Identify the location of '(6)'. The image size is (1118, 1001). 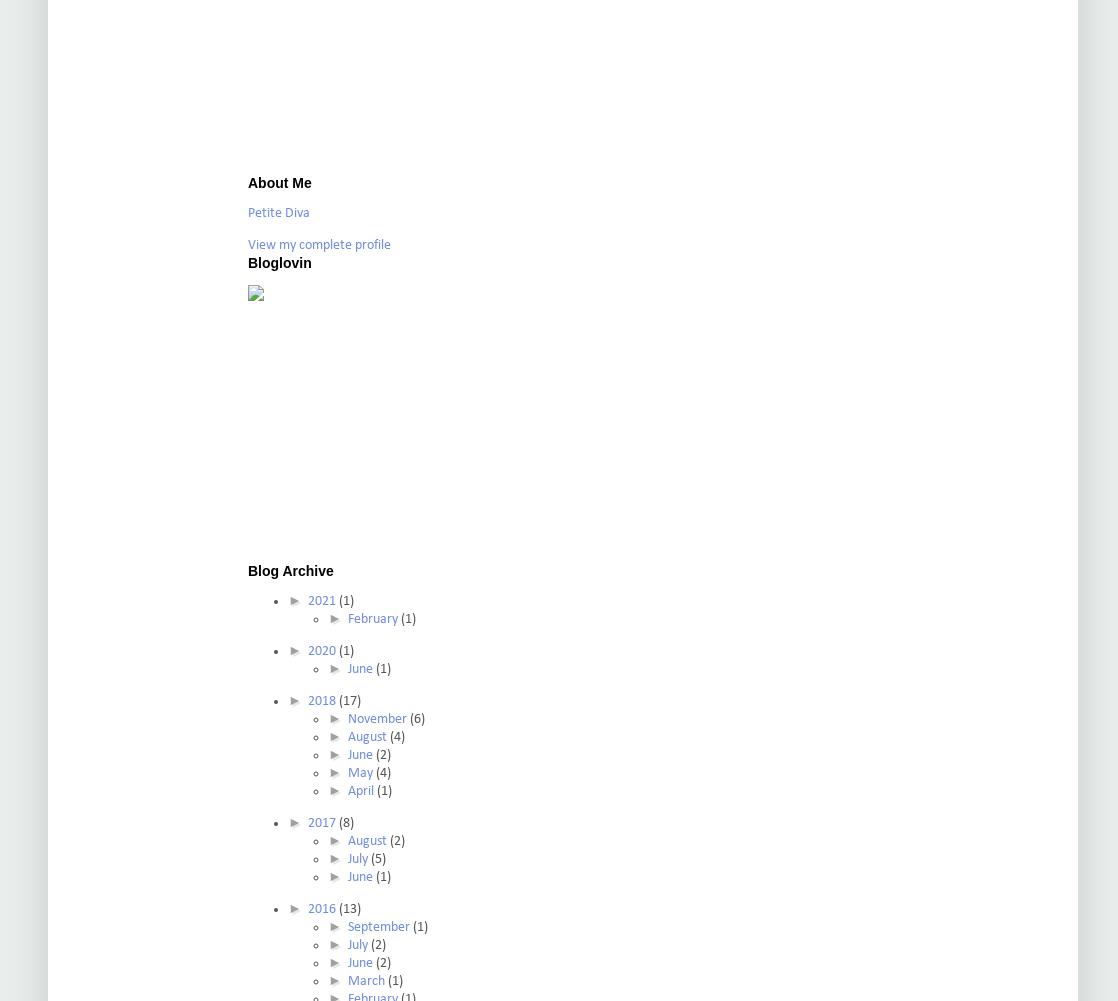
(407, 719).